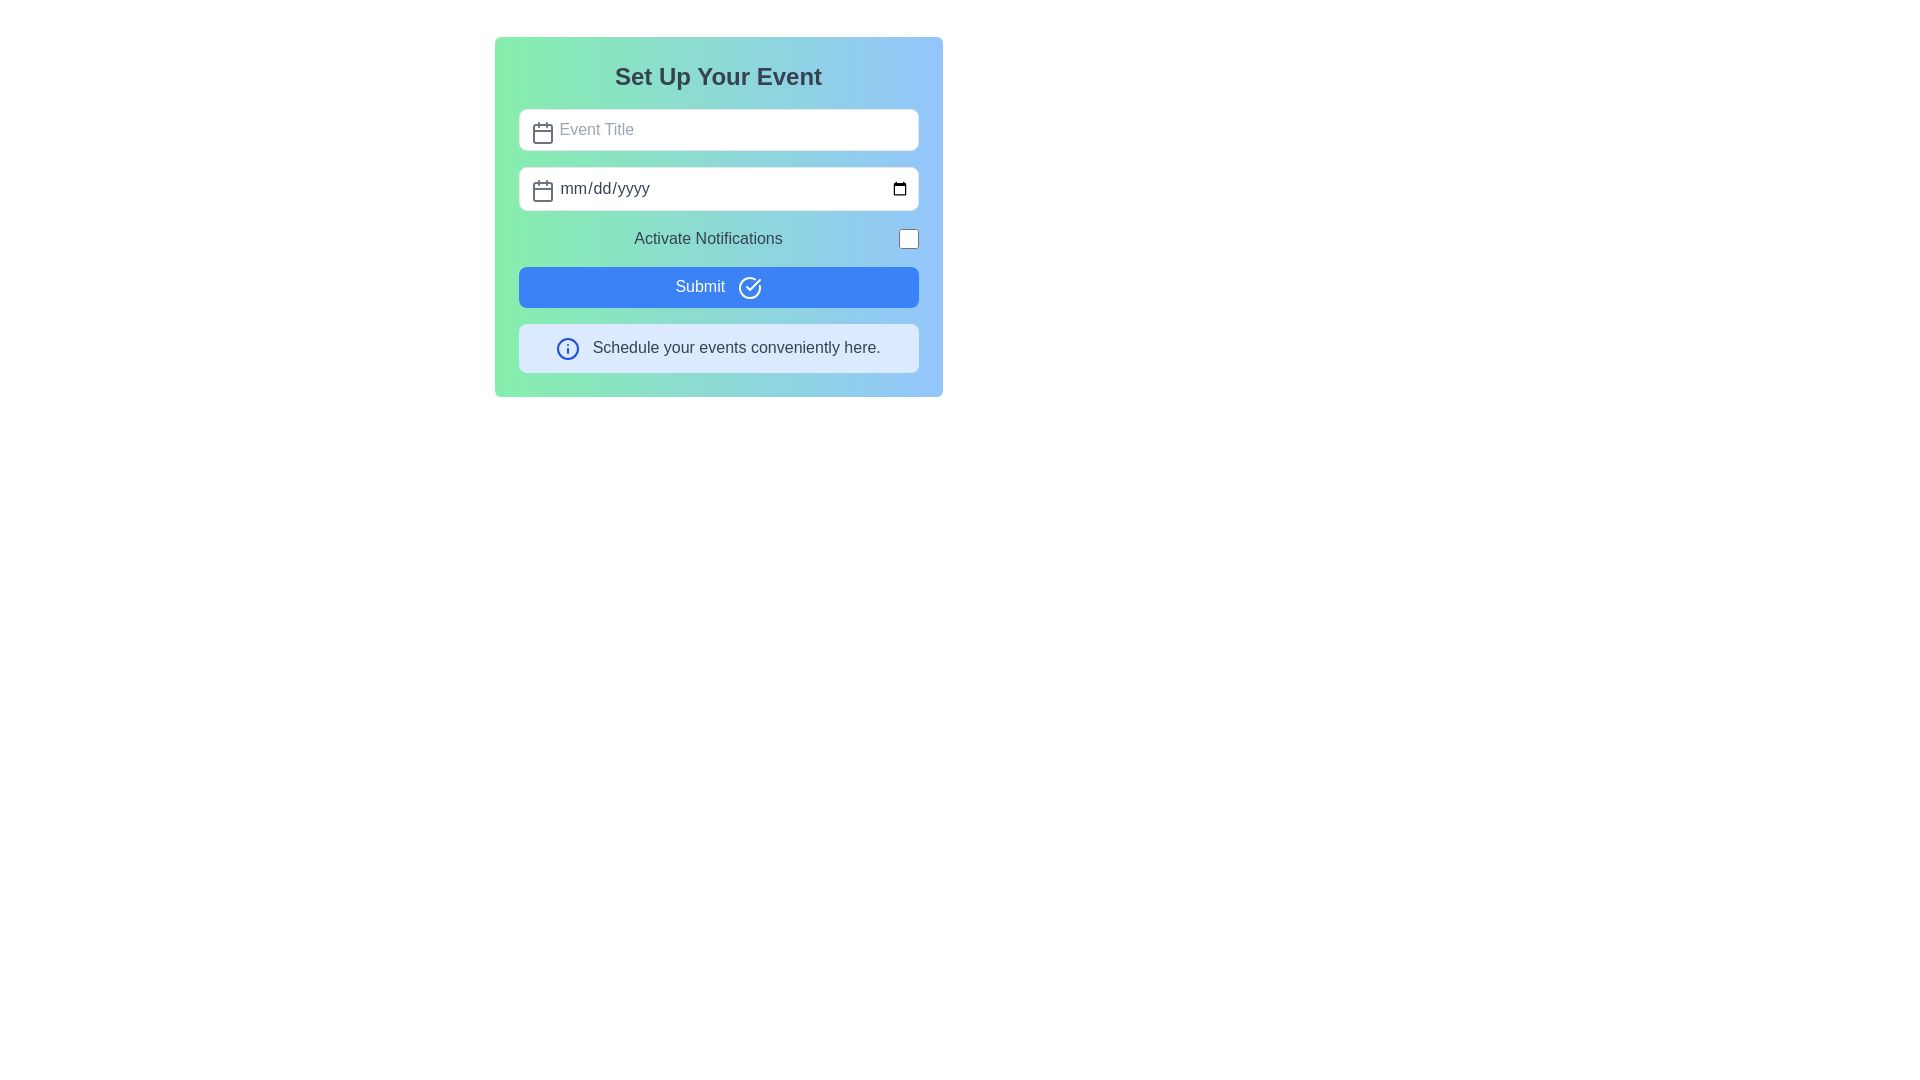 Image resolution: width=1920 pixels, height=1080 pixels. I want to click on the submission button located at the bottom of the form, so click(718, 287).